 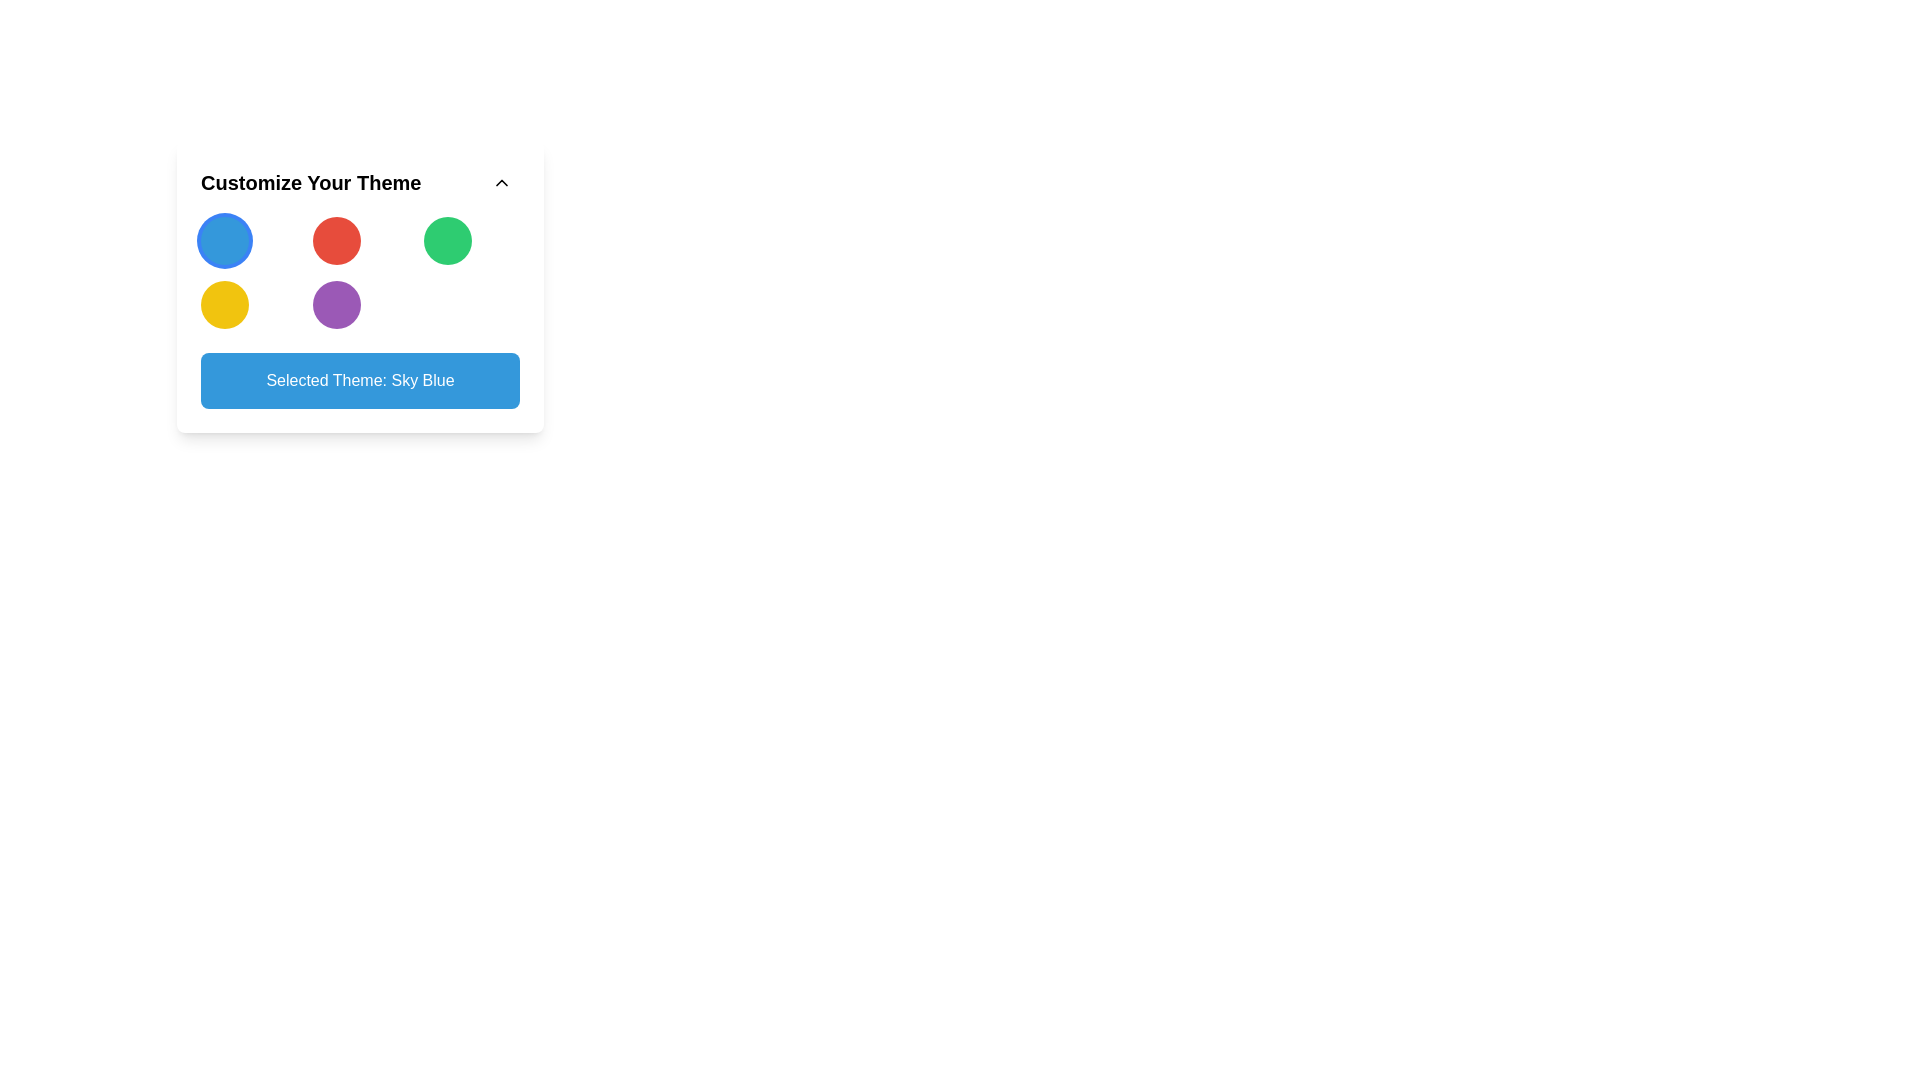 What do you see at coordinates (225, 239) in the screenshot?
I see `the 'Sky Blue' theme button located in the upper-left corner of the grid` at bounding box center [225, 239].